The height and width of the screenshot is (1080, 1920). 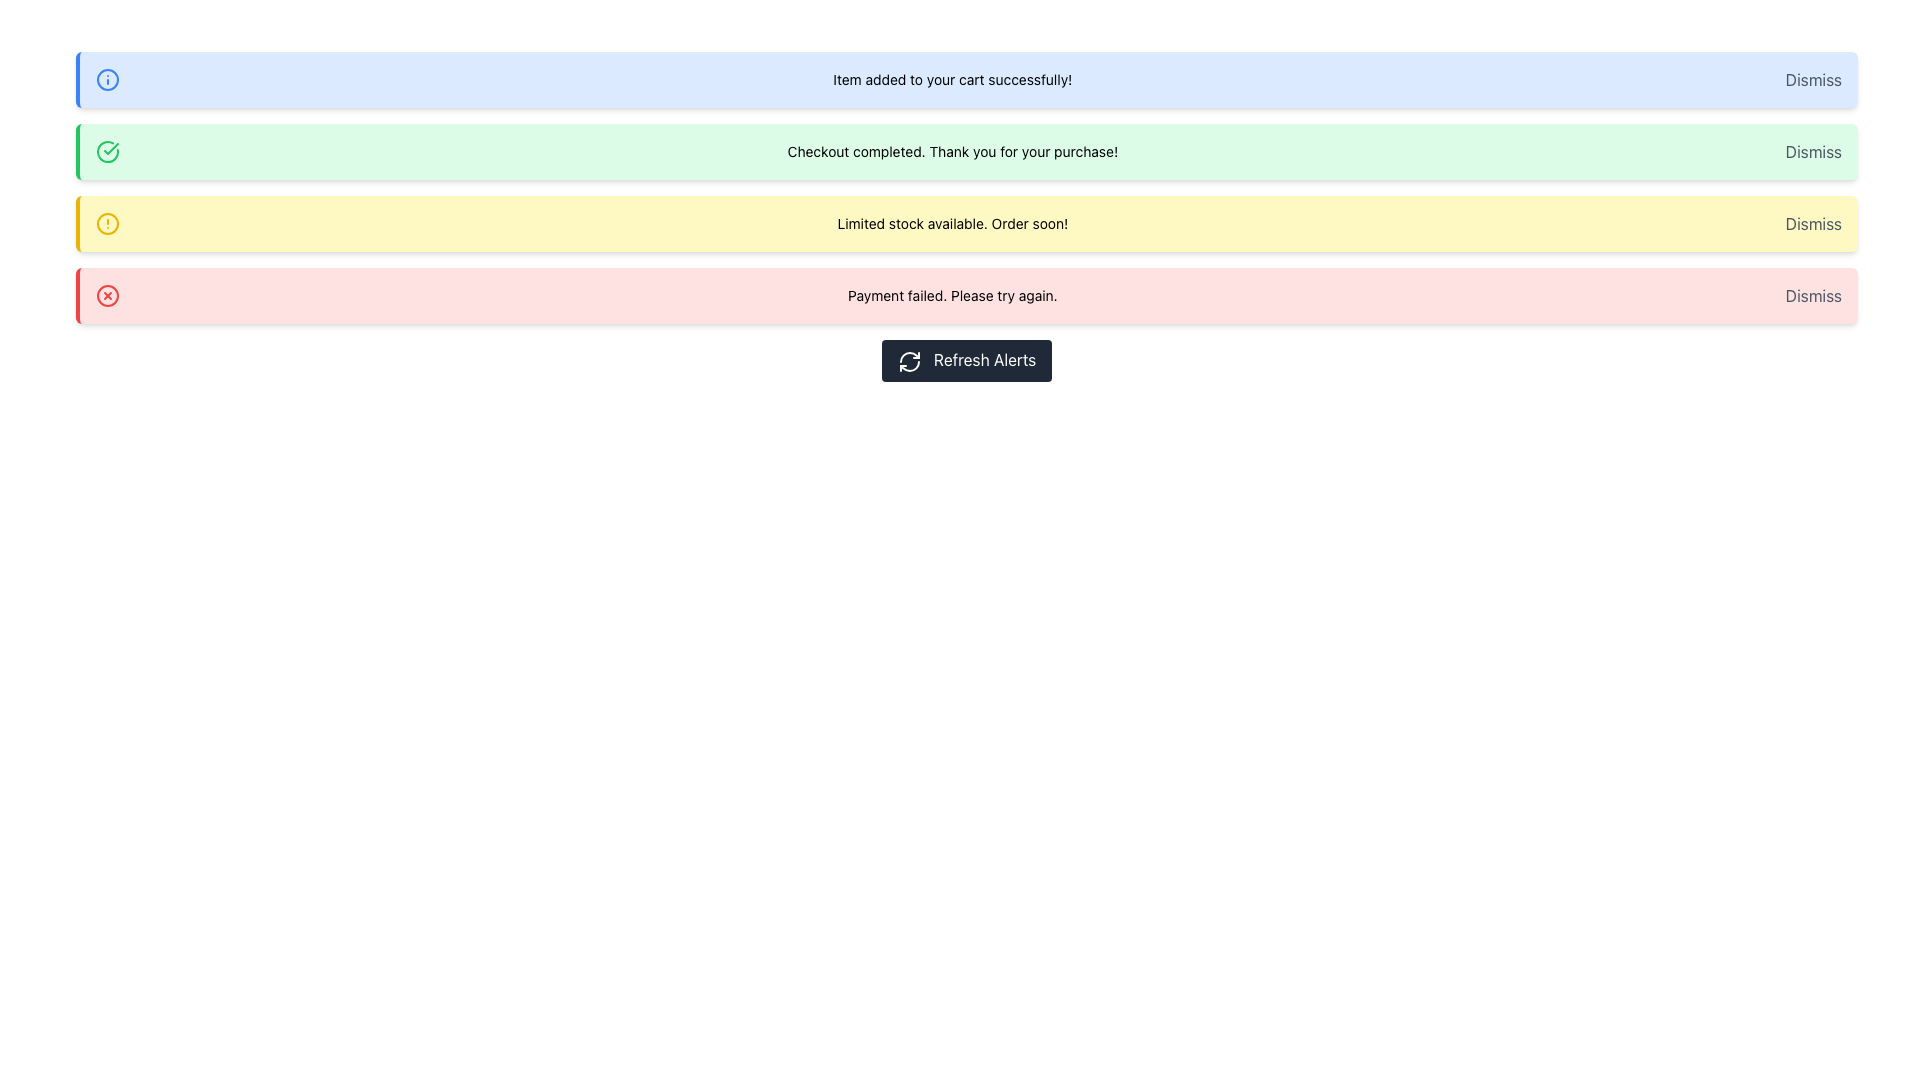 What do you see at coordinates (107, 296) in the screenshot?
I see `the error icon located in the bottom alert panel, adjacent to the alert text` at bounding box center [107, 296].